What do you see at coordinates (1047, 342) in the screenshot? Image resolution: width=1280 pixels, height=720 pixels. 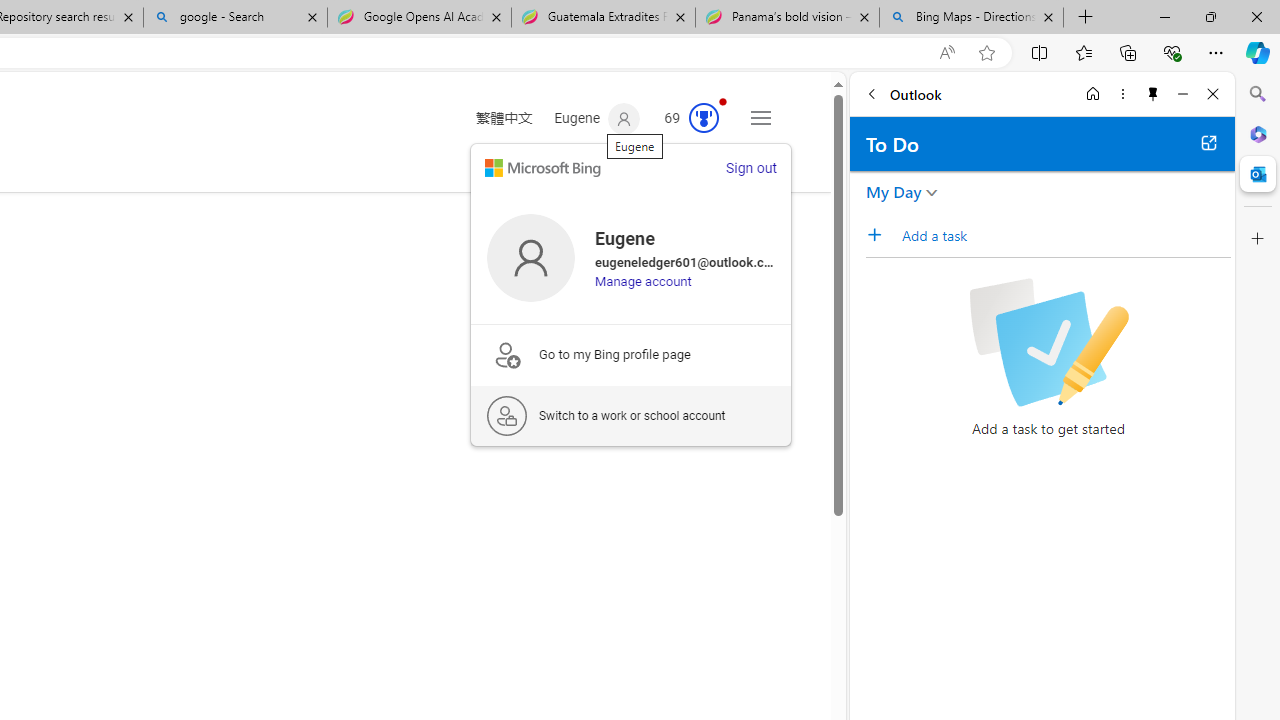 I see `'Checkbox with a pencil'` at bounding box center [1047, 342].